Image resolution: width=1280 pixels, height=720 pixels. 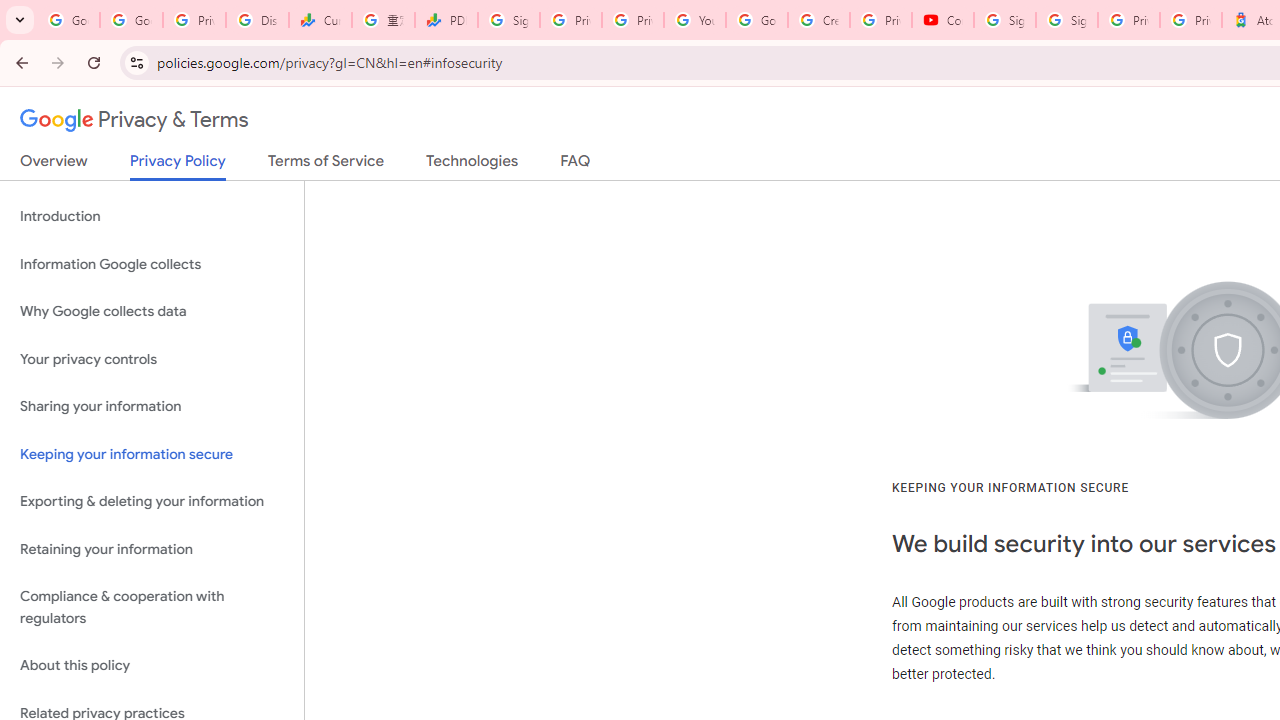 I want to click on 'Sharing your information', so click(x=151, y=406).